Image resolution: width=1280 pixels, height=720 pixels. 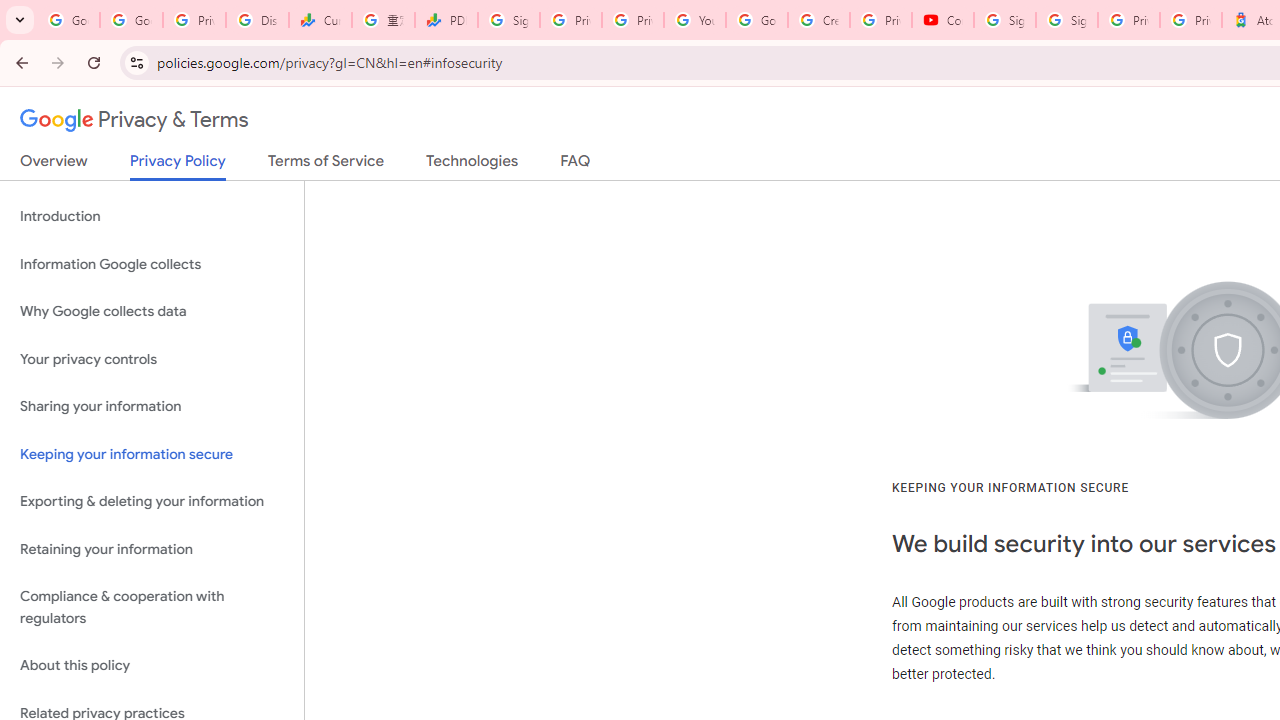 I want to click on 'Sharing your information', so click(x=151, y=406).